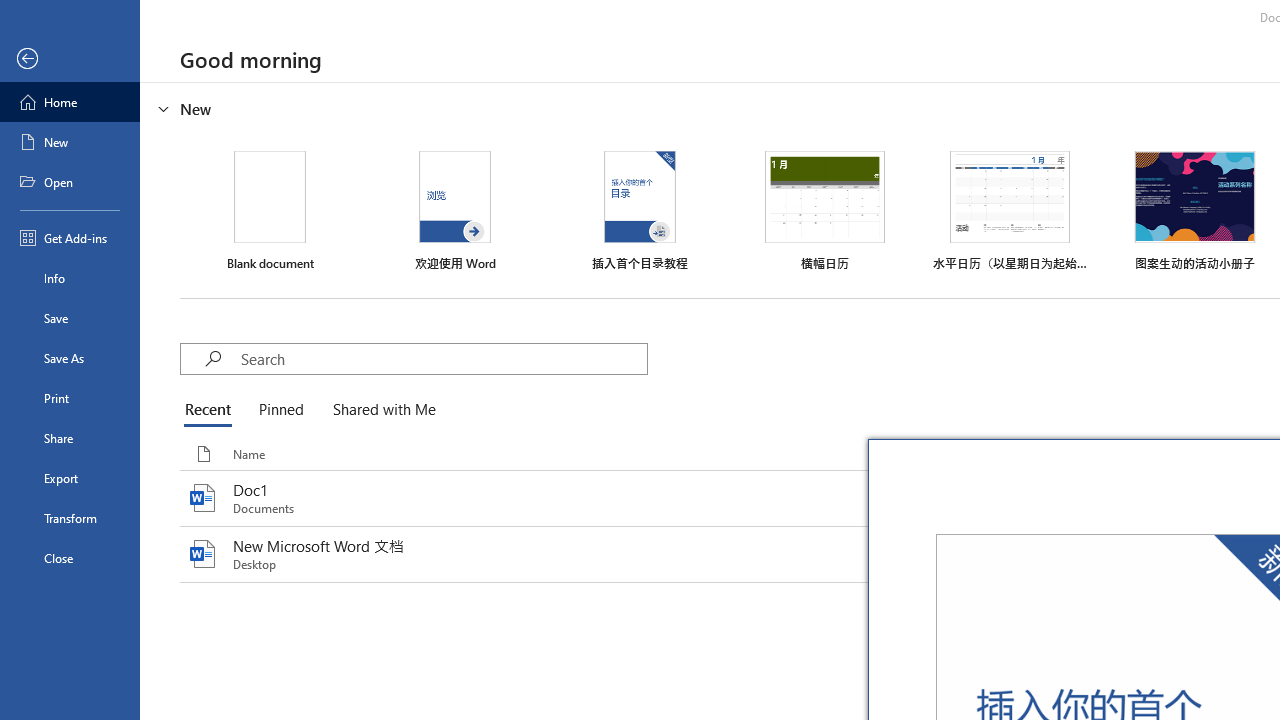  Describe the element at coordinates (69, 437) in the screenshot. I see `'Share'` at that location.